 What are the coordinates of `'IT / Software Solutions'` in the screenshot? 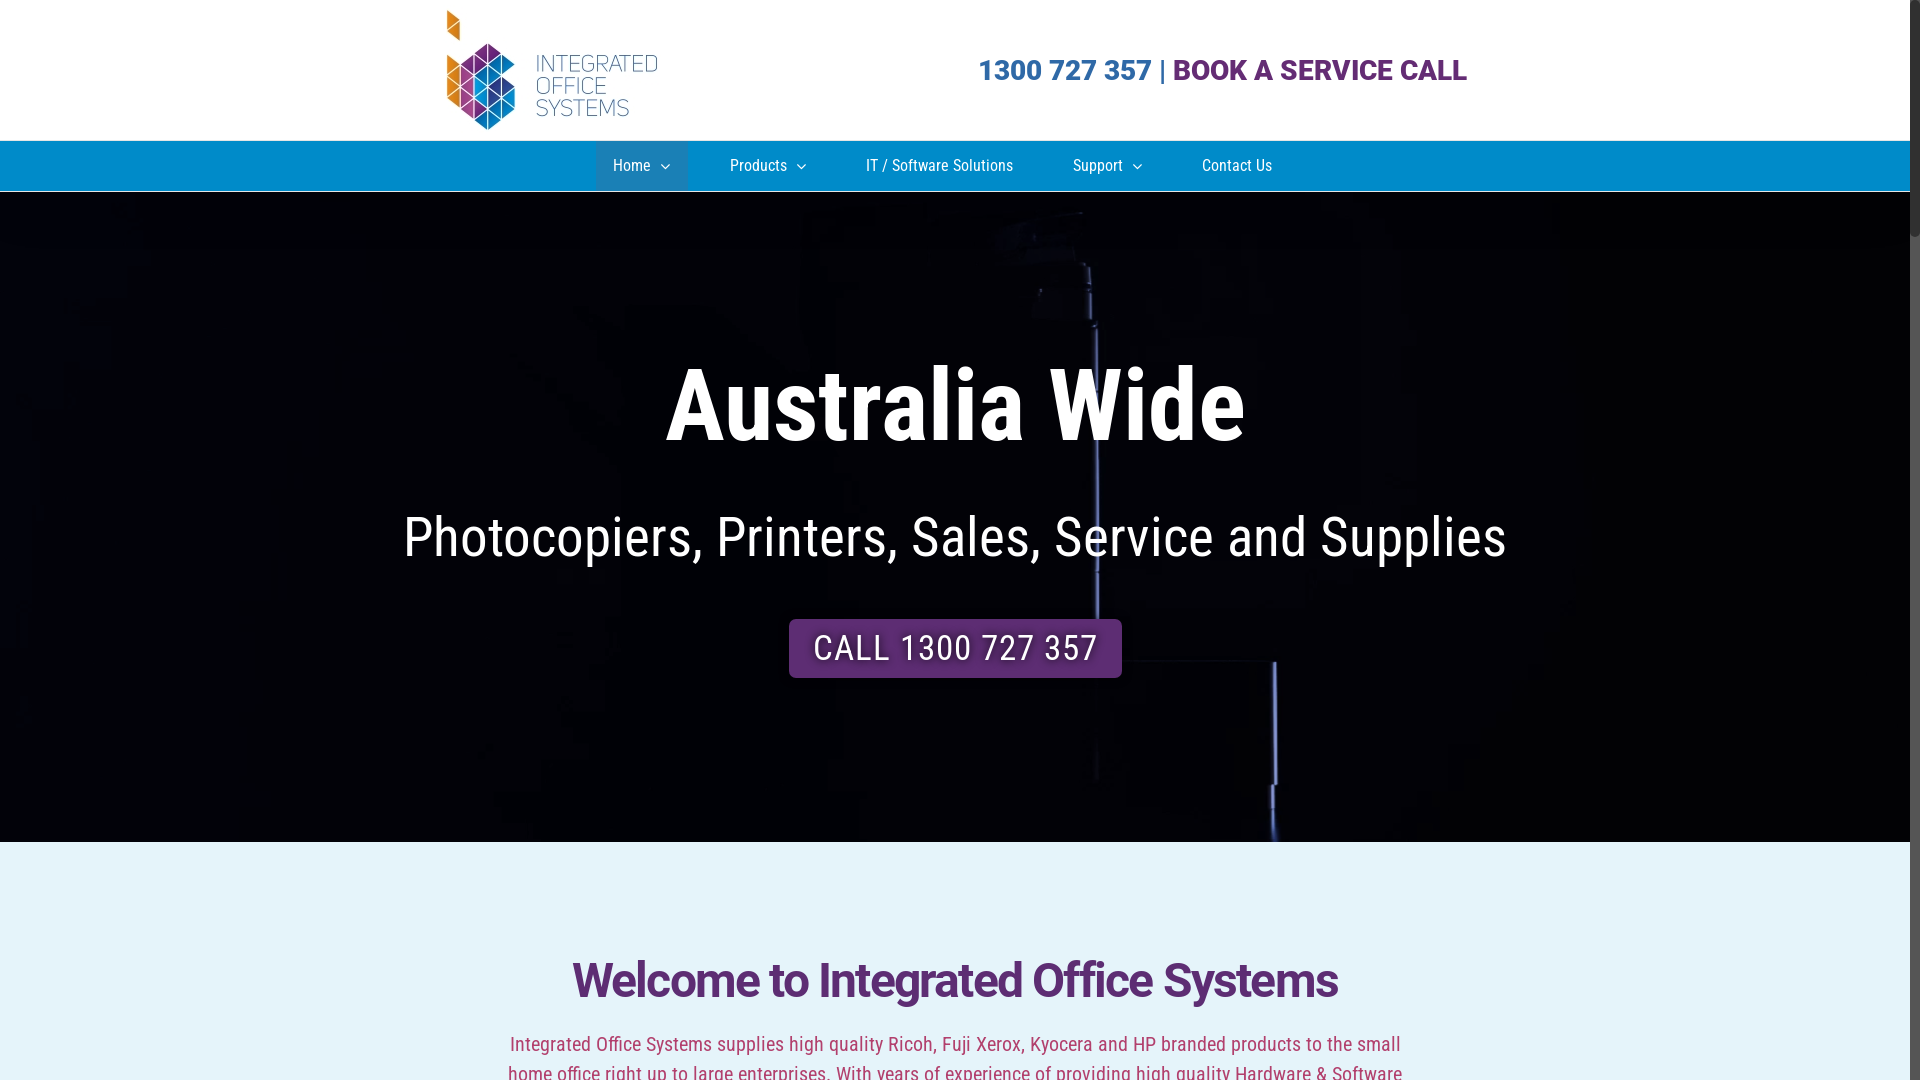 It's located at (848, 164).